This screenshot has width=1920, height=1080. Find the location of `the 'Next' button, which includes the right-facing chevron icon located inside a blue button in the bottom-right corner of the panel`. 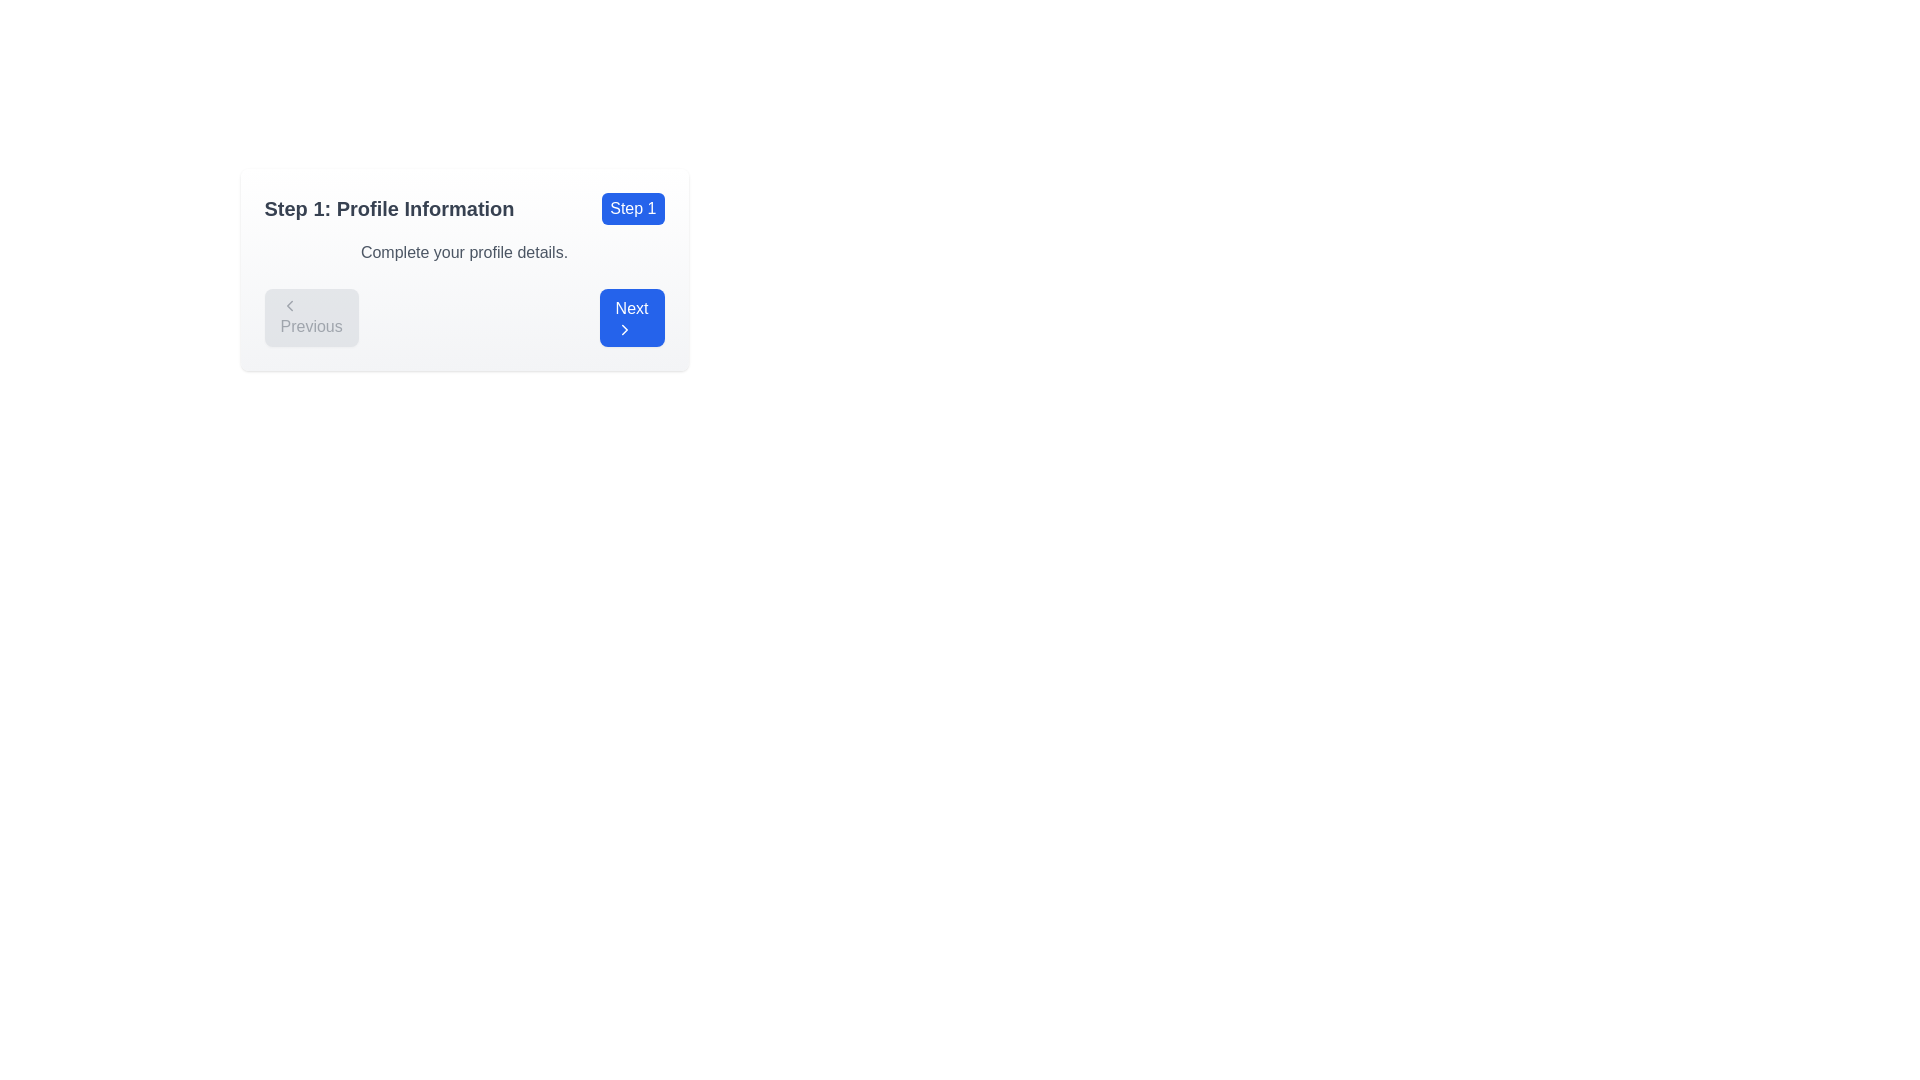

the 'Next' button, which includes the right-facing chevron icon located inside a blue button in the bottom-right corner of the panel is located at coordinates (623, 329).